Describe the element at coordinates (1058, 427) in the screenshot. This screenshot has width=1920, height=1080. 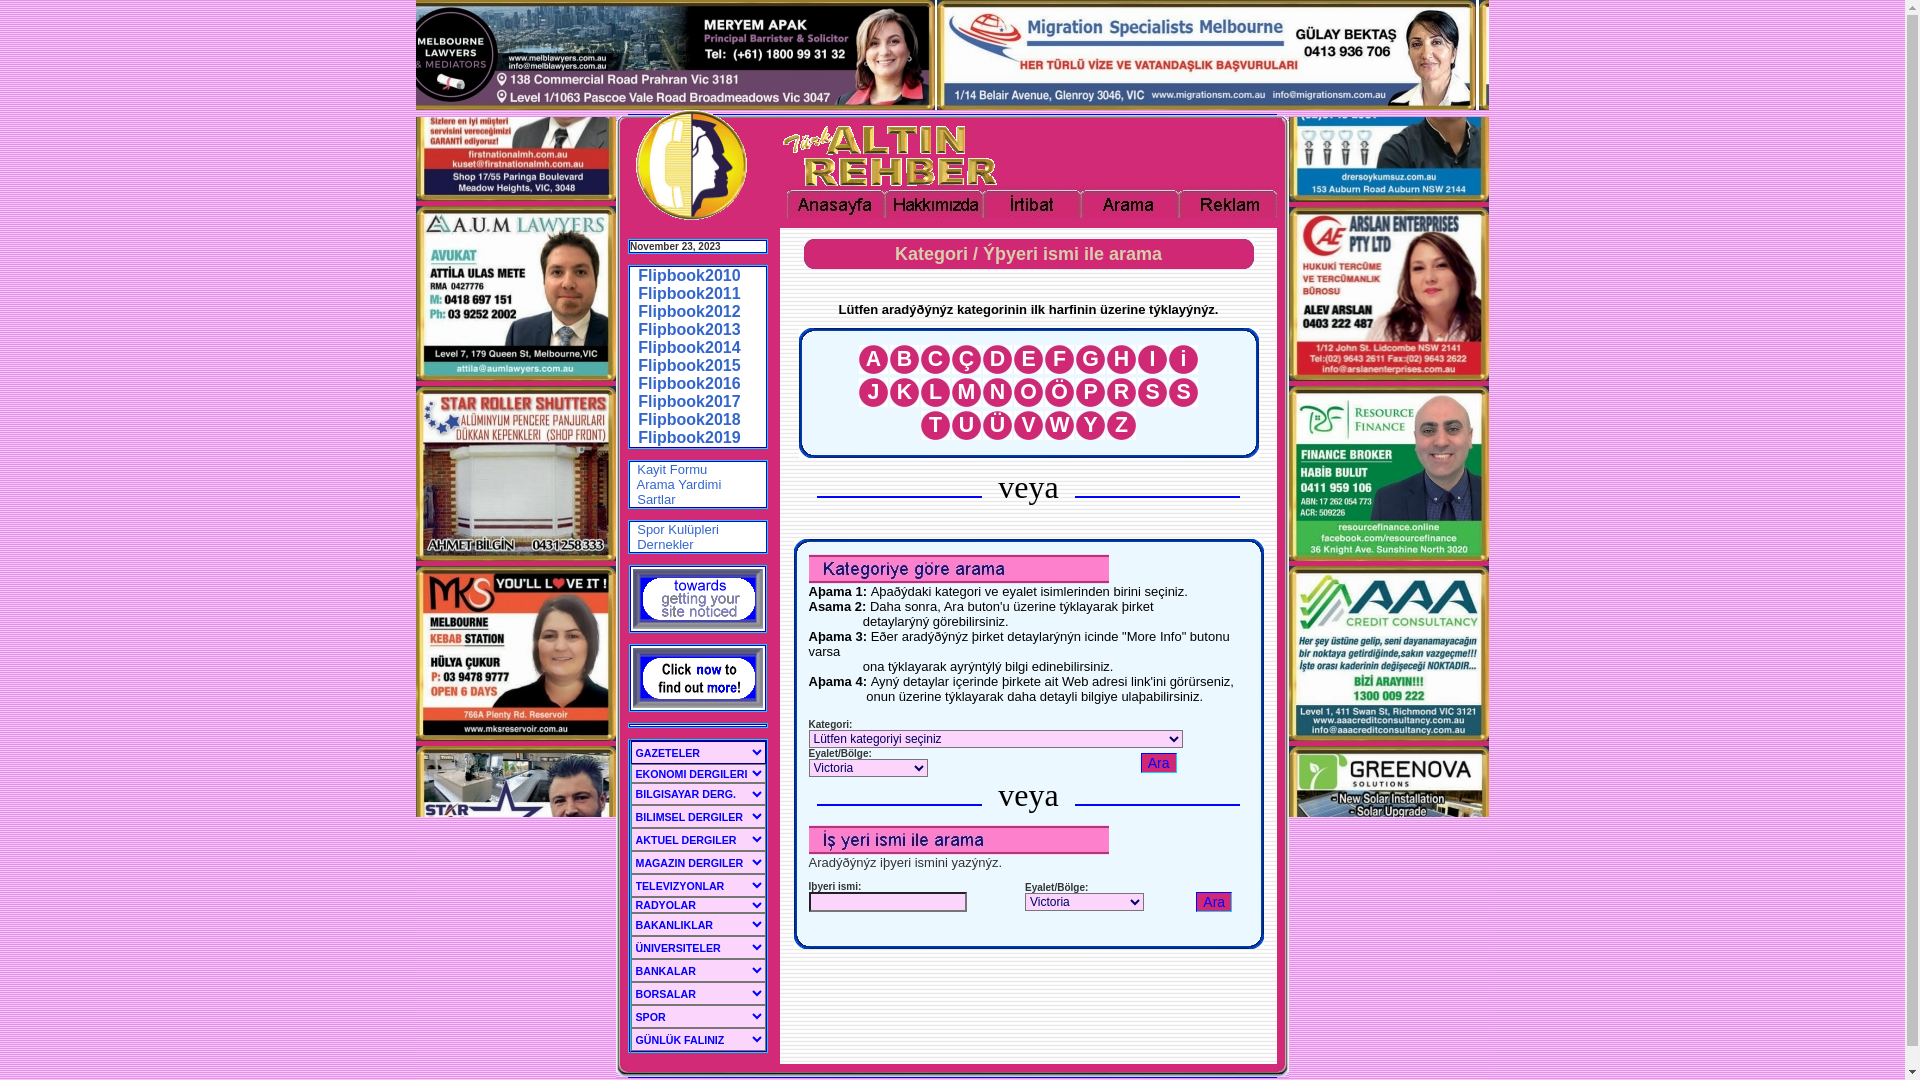
I see `'W'` at that location.